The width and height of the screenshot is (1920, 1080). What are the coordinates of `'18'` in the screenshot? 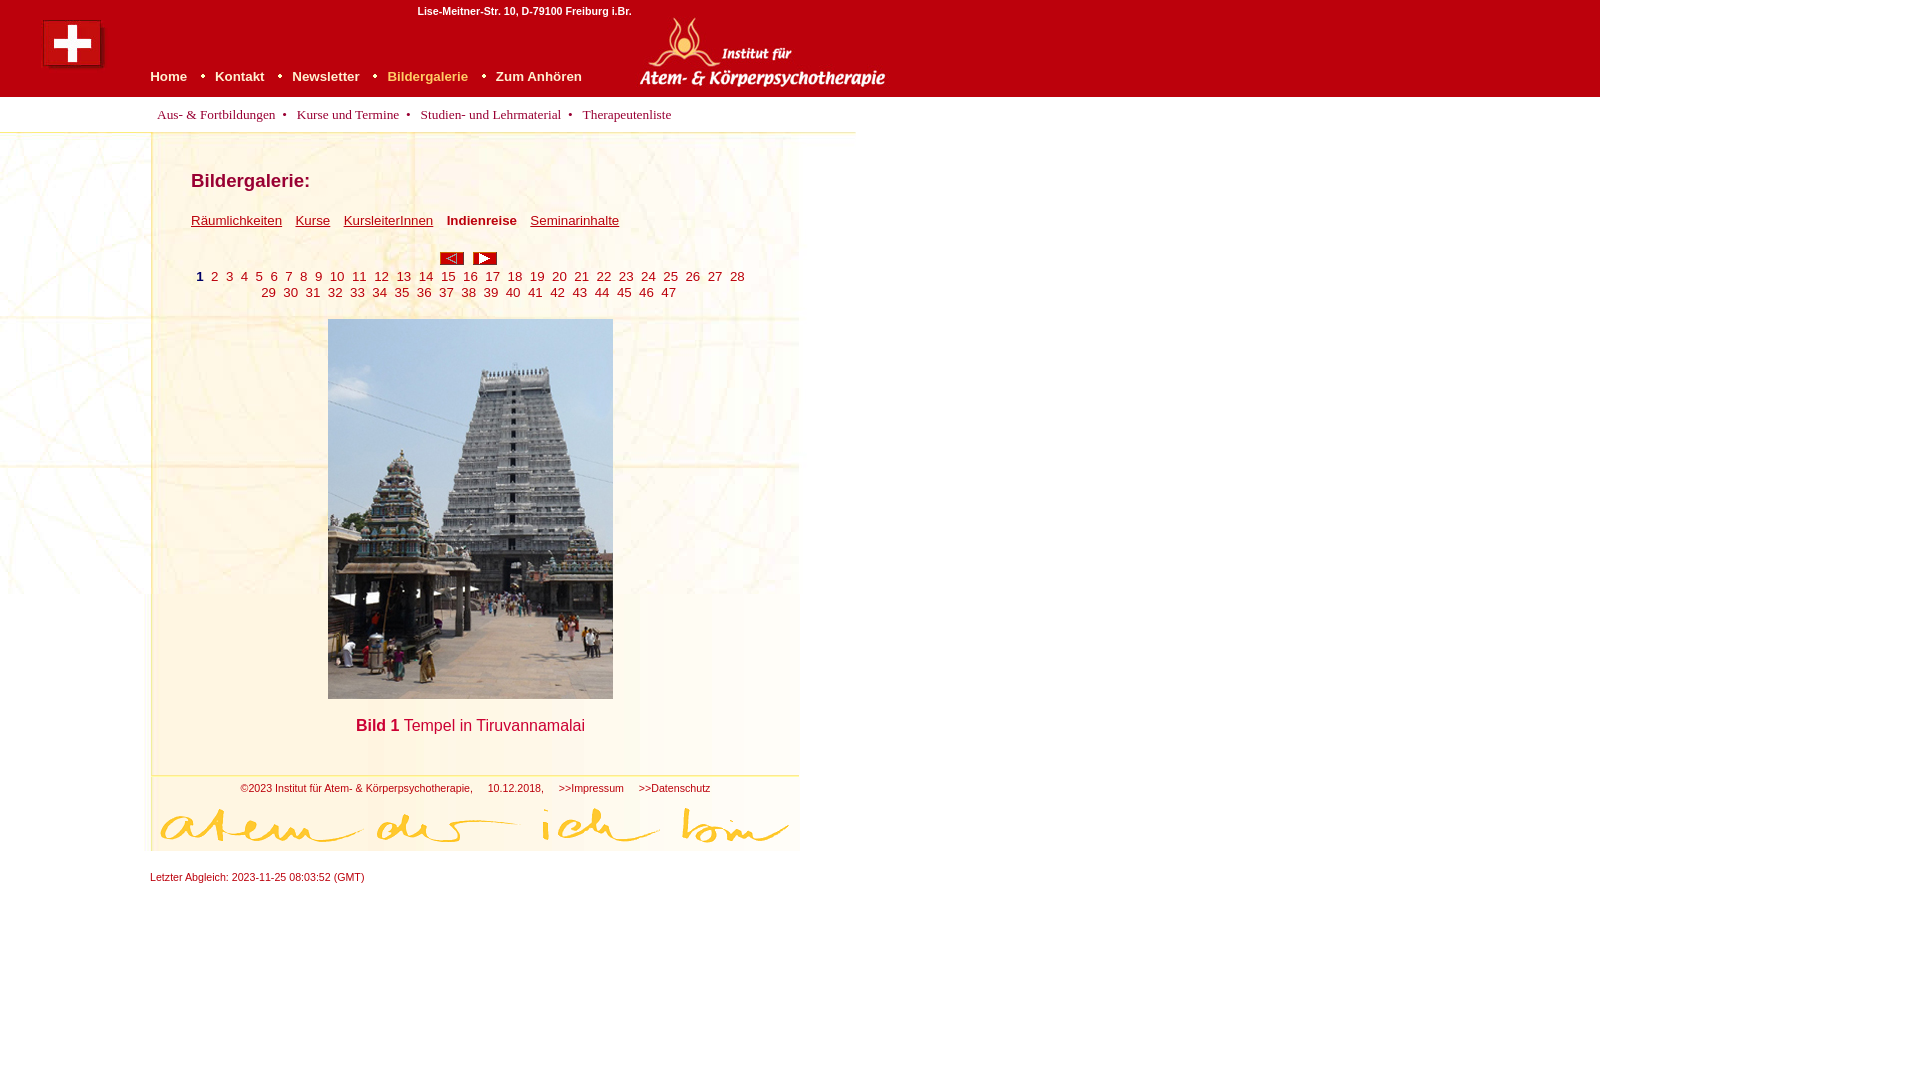 It's located at (515, 276).